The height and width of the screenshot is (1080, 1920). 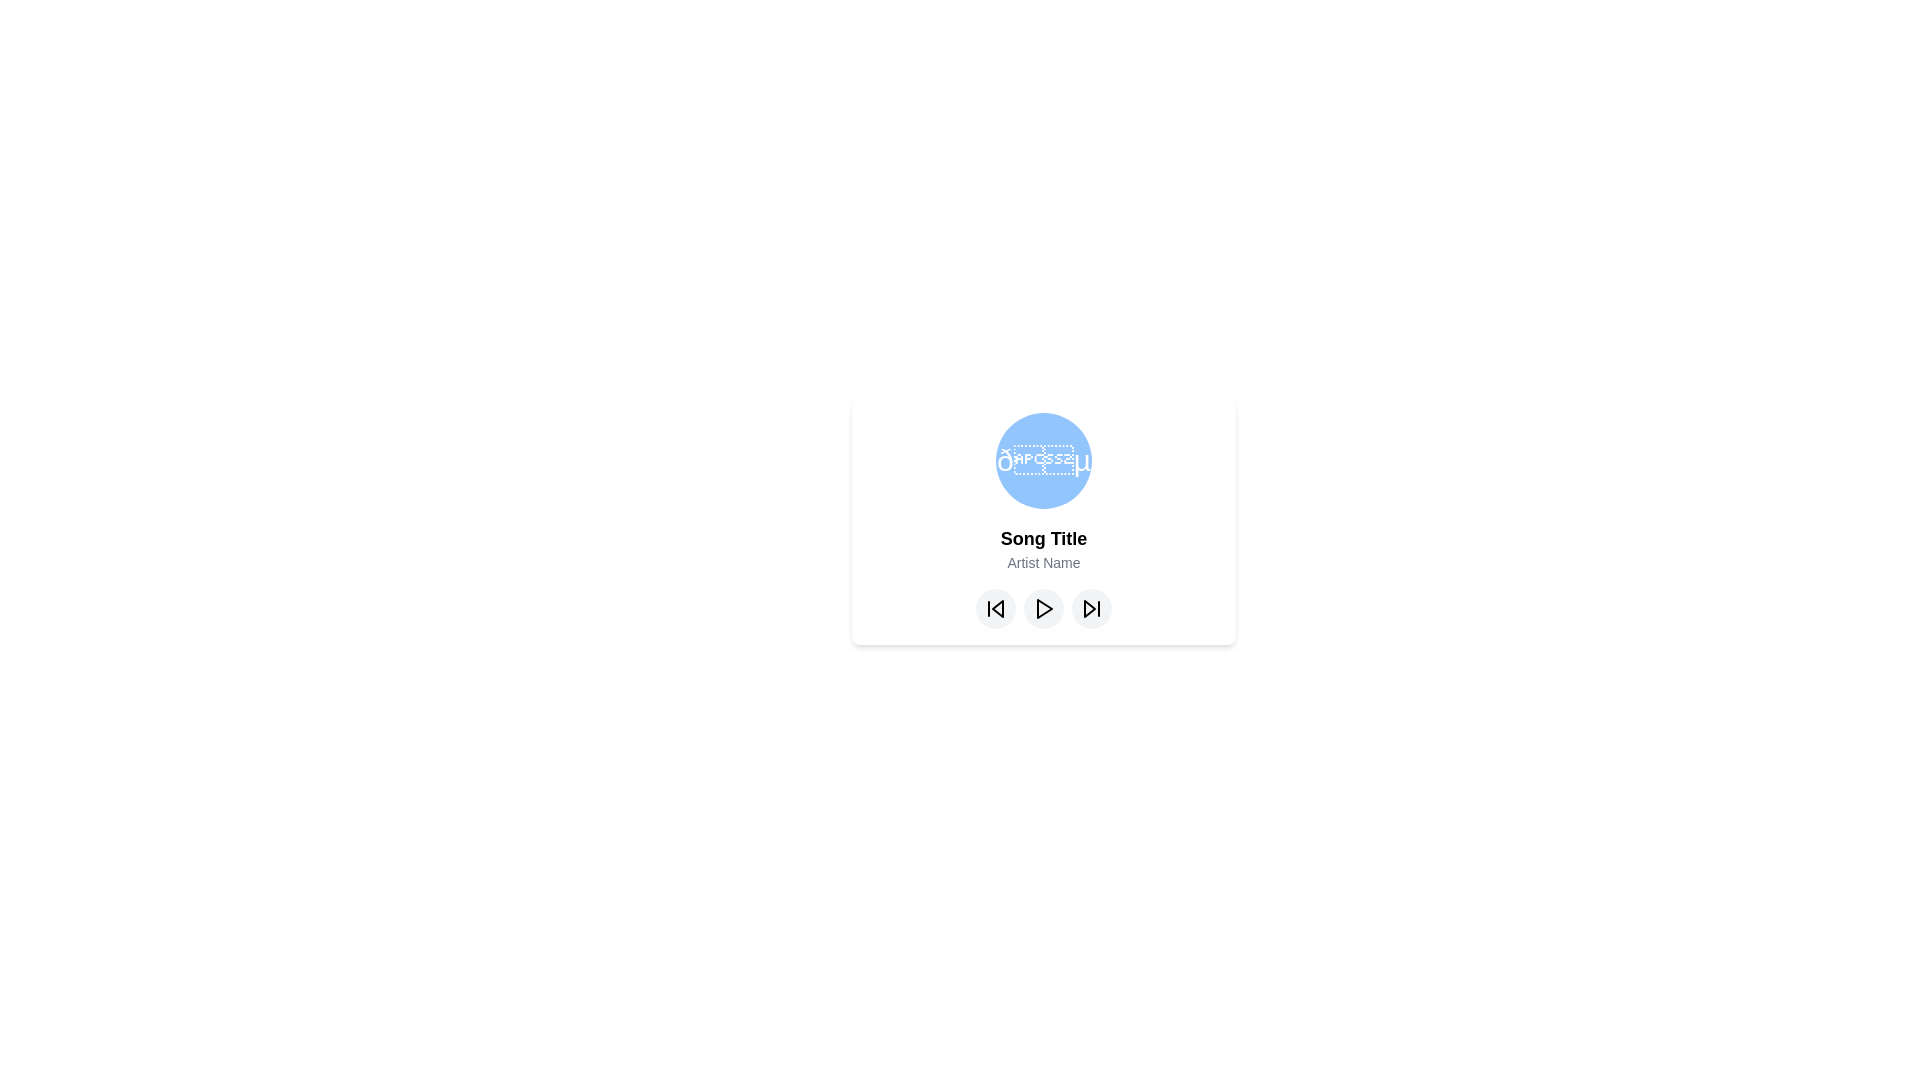 What do you see at coordinates (1042, 519) in the screenshot?
I see `the group of display elements that shows song information, including title and artist` at bounding box center [1042, 519].